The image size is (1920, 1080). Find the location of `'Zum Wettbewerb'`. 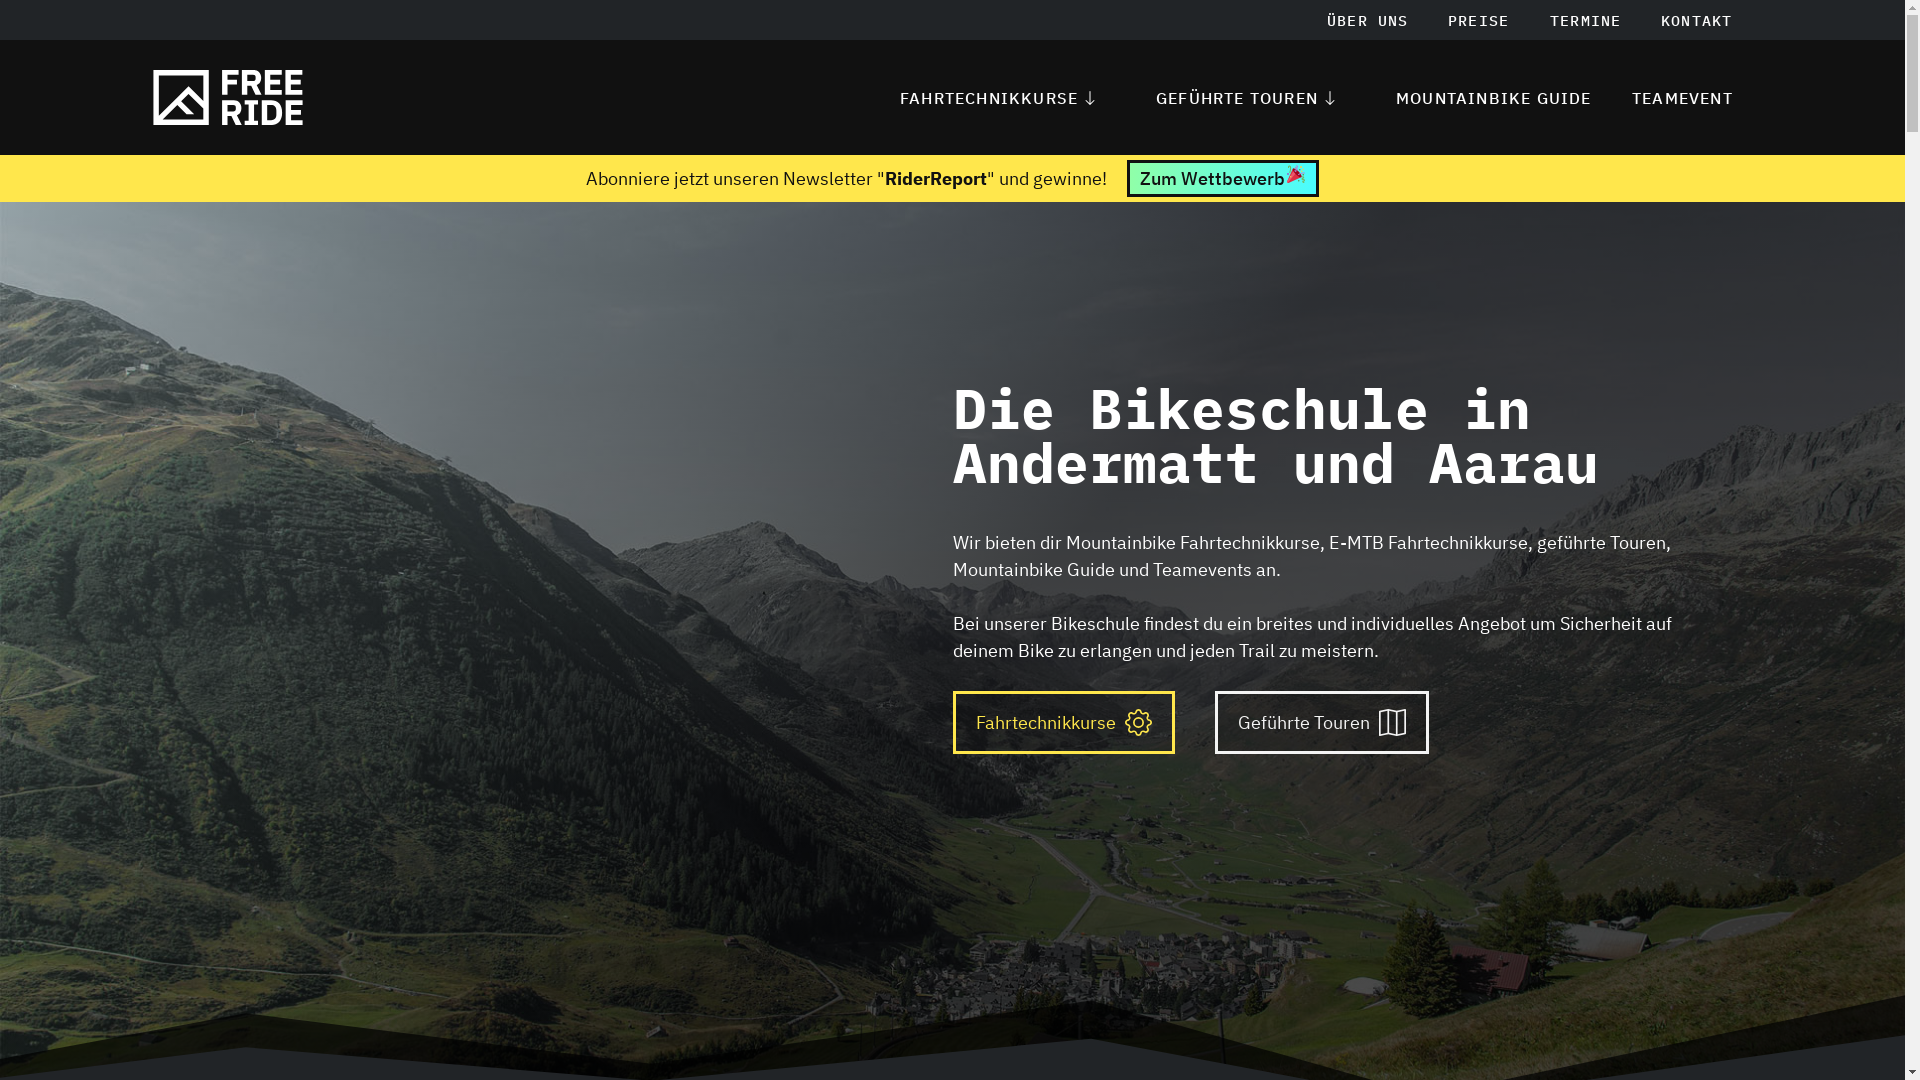

'Zum Wettbewerb' is located at coordinates (1222, 177).